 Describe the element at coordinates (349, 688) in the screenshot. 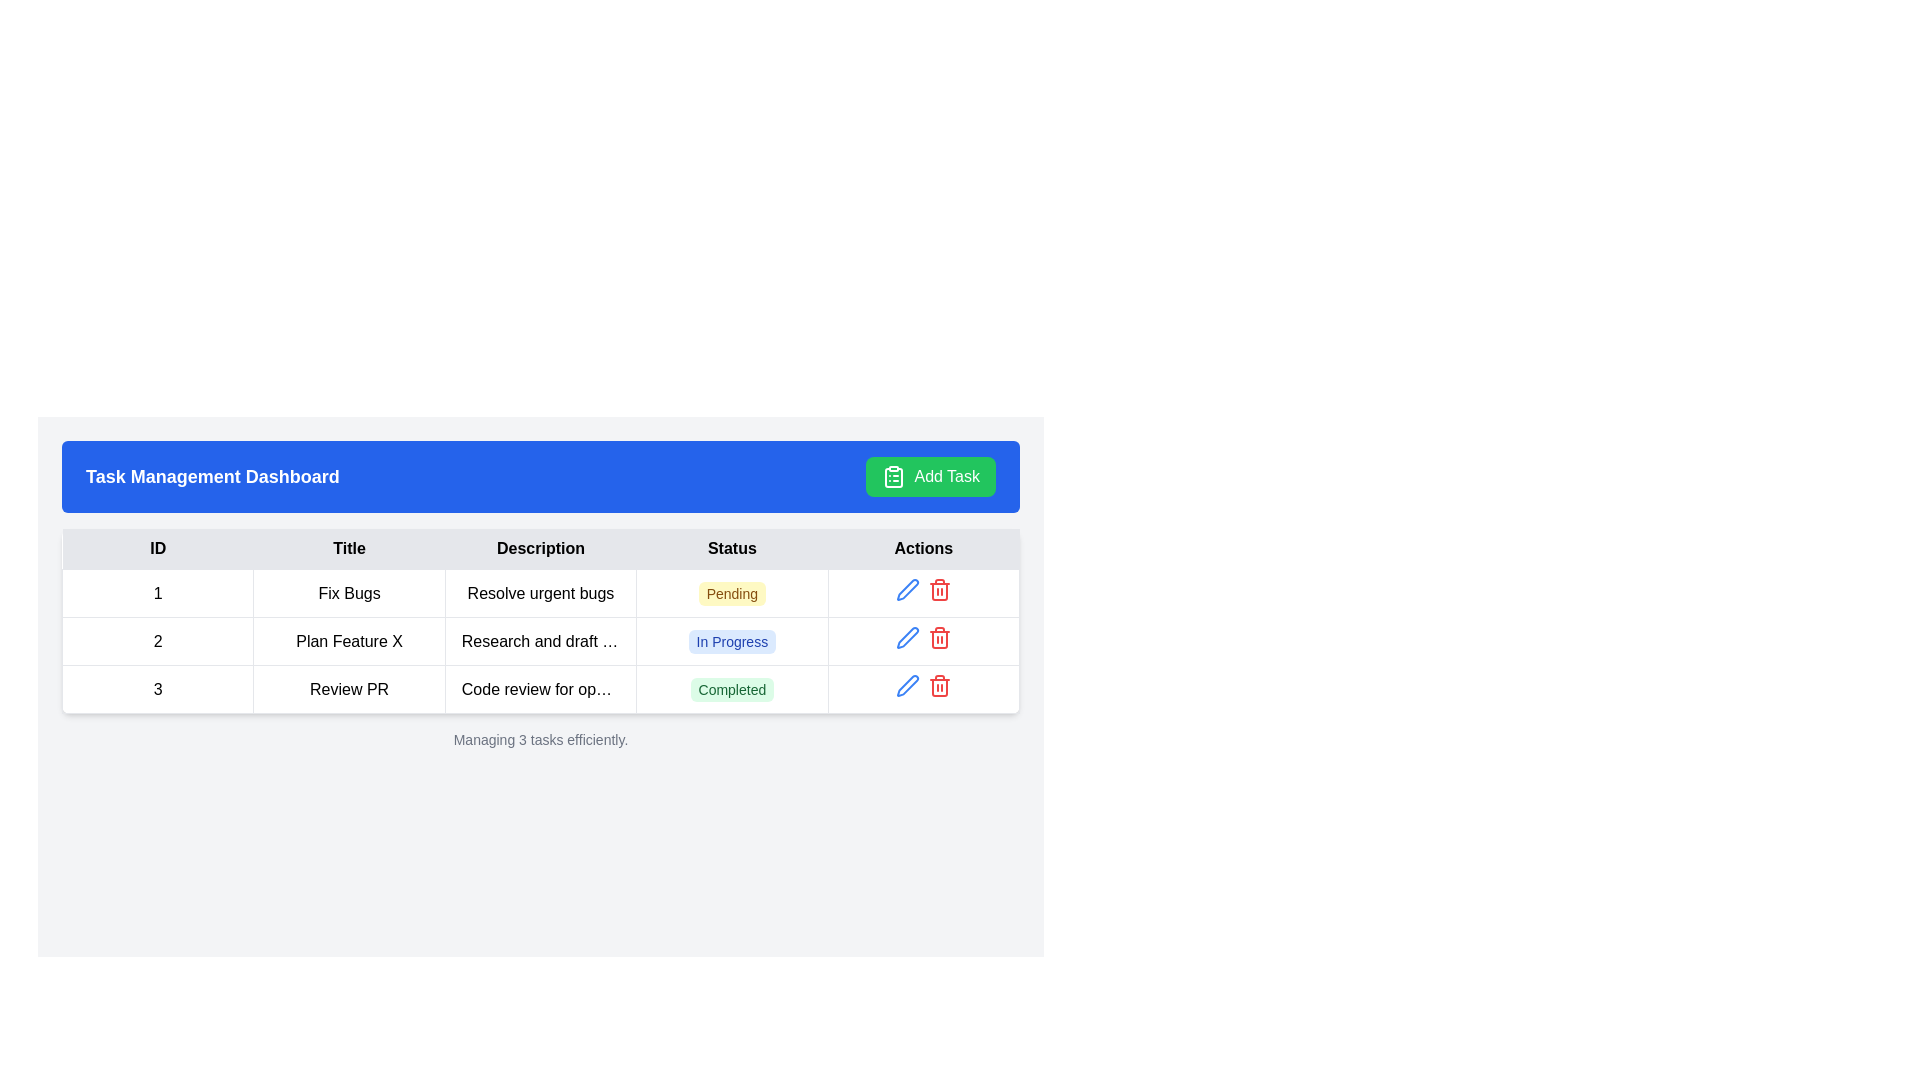

I see `the text label indicating the title of the task in row ID 3 under the 'Title' column` at that location.